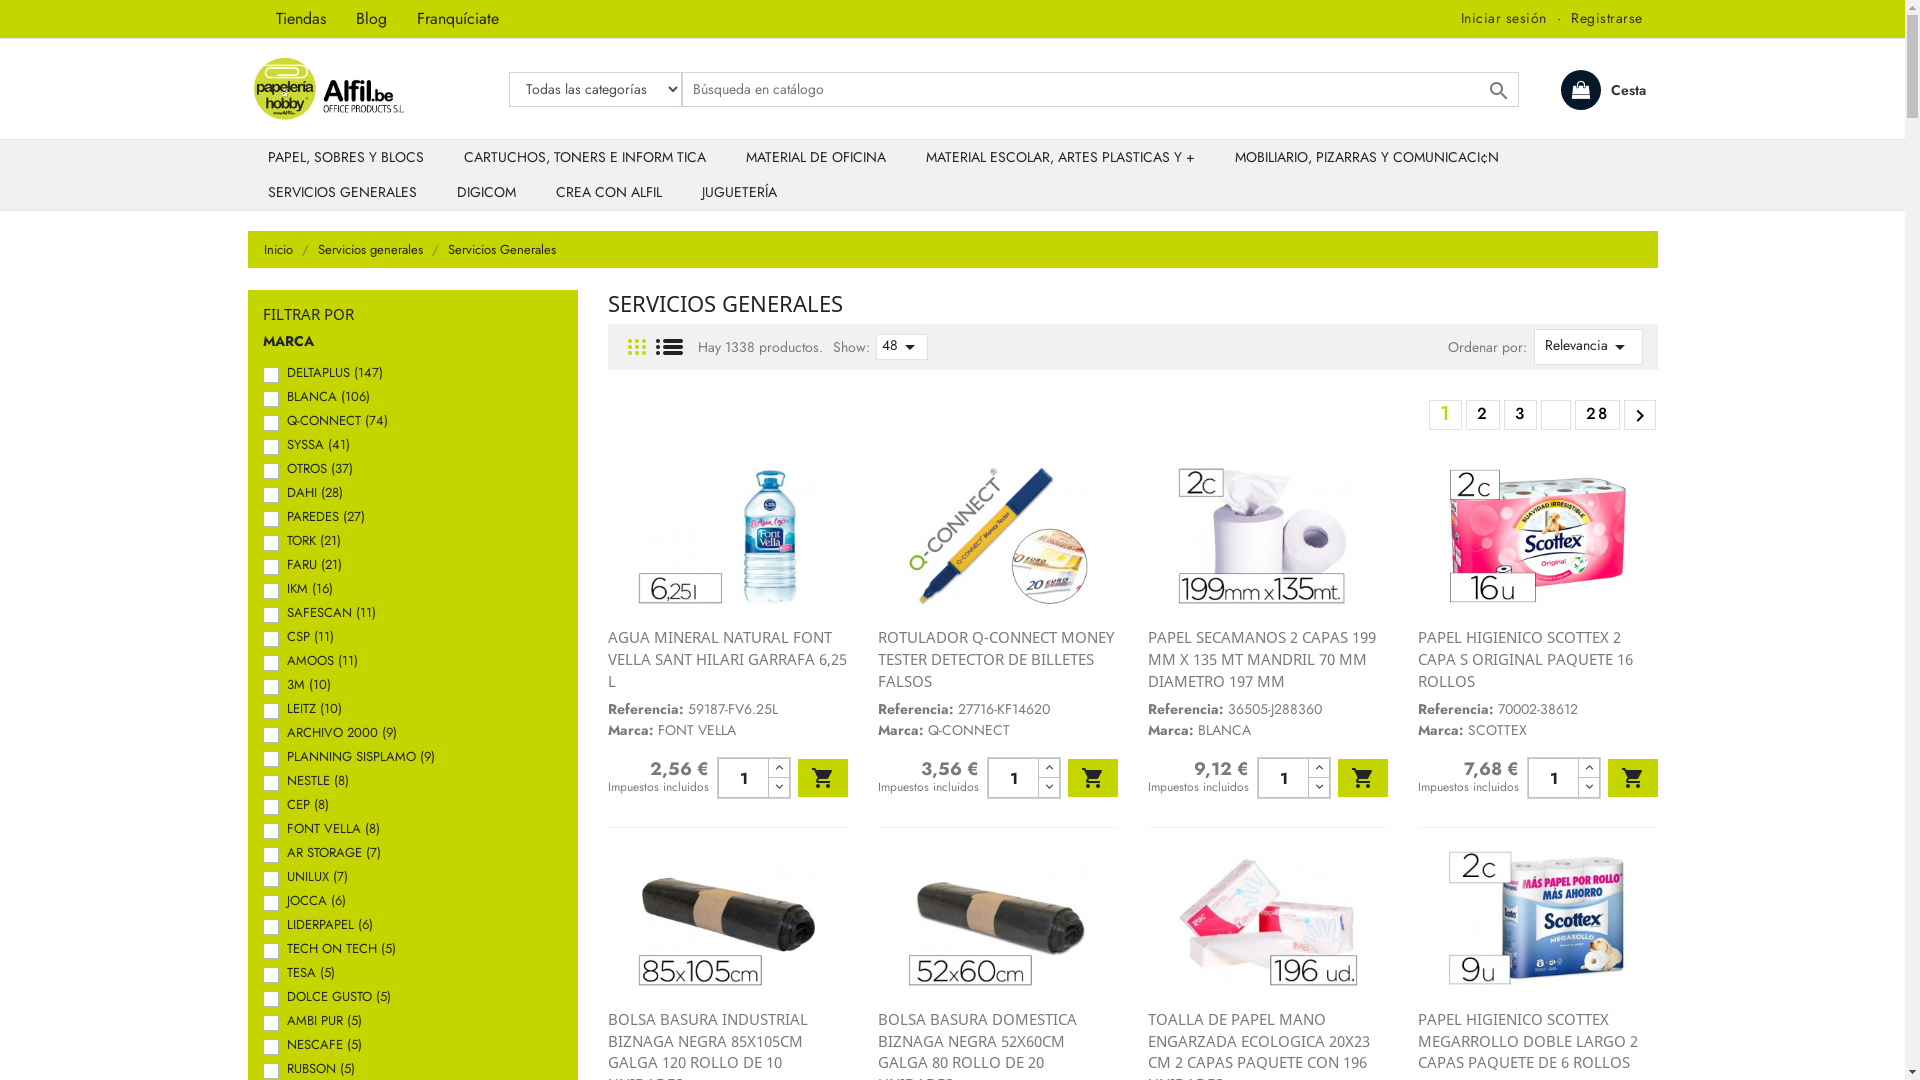 The image size is (1920, 1080). Describe the element at coordinates (608, 192) in the screenshot. I see `'CREA CON ALFIL'` at that location.